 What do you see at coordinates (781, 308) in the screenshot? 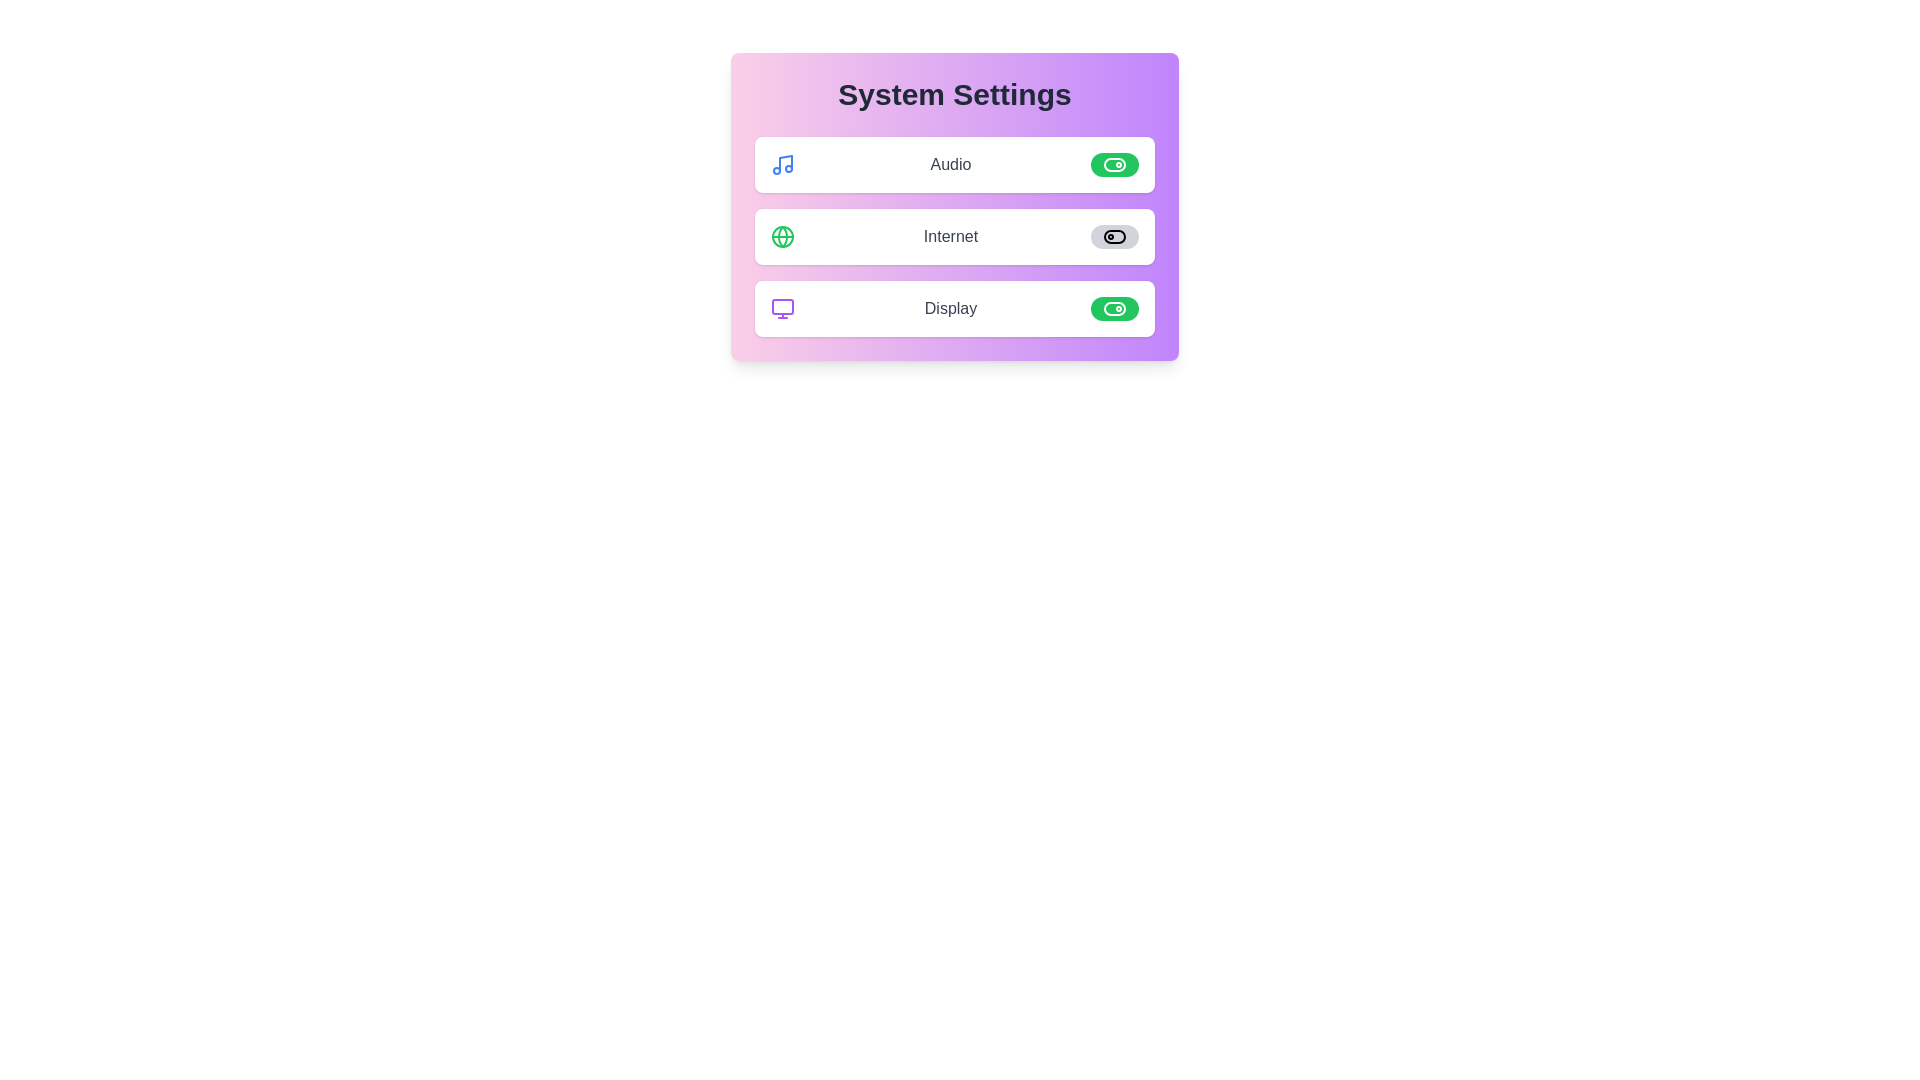
I see `the monitor icon outlined in purple, located next to the 'Display' label in the bottom row of the System Settings card` at bounding box center [781, 308].